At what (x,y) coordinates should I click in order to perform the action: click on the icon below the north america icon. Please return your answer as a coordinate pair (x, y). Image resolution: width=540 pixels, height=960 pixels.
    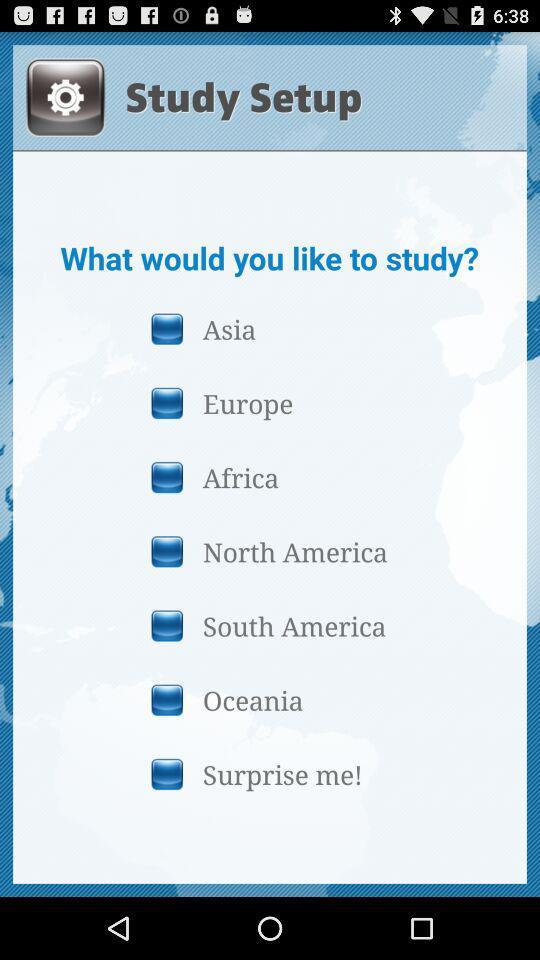
    Looking at the image, I should click on (269, 624).